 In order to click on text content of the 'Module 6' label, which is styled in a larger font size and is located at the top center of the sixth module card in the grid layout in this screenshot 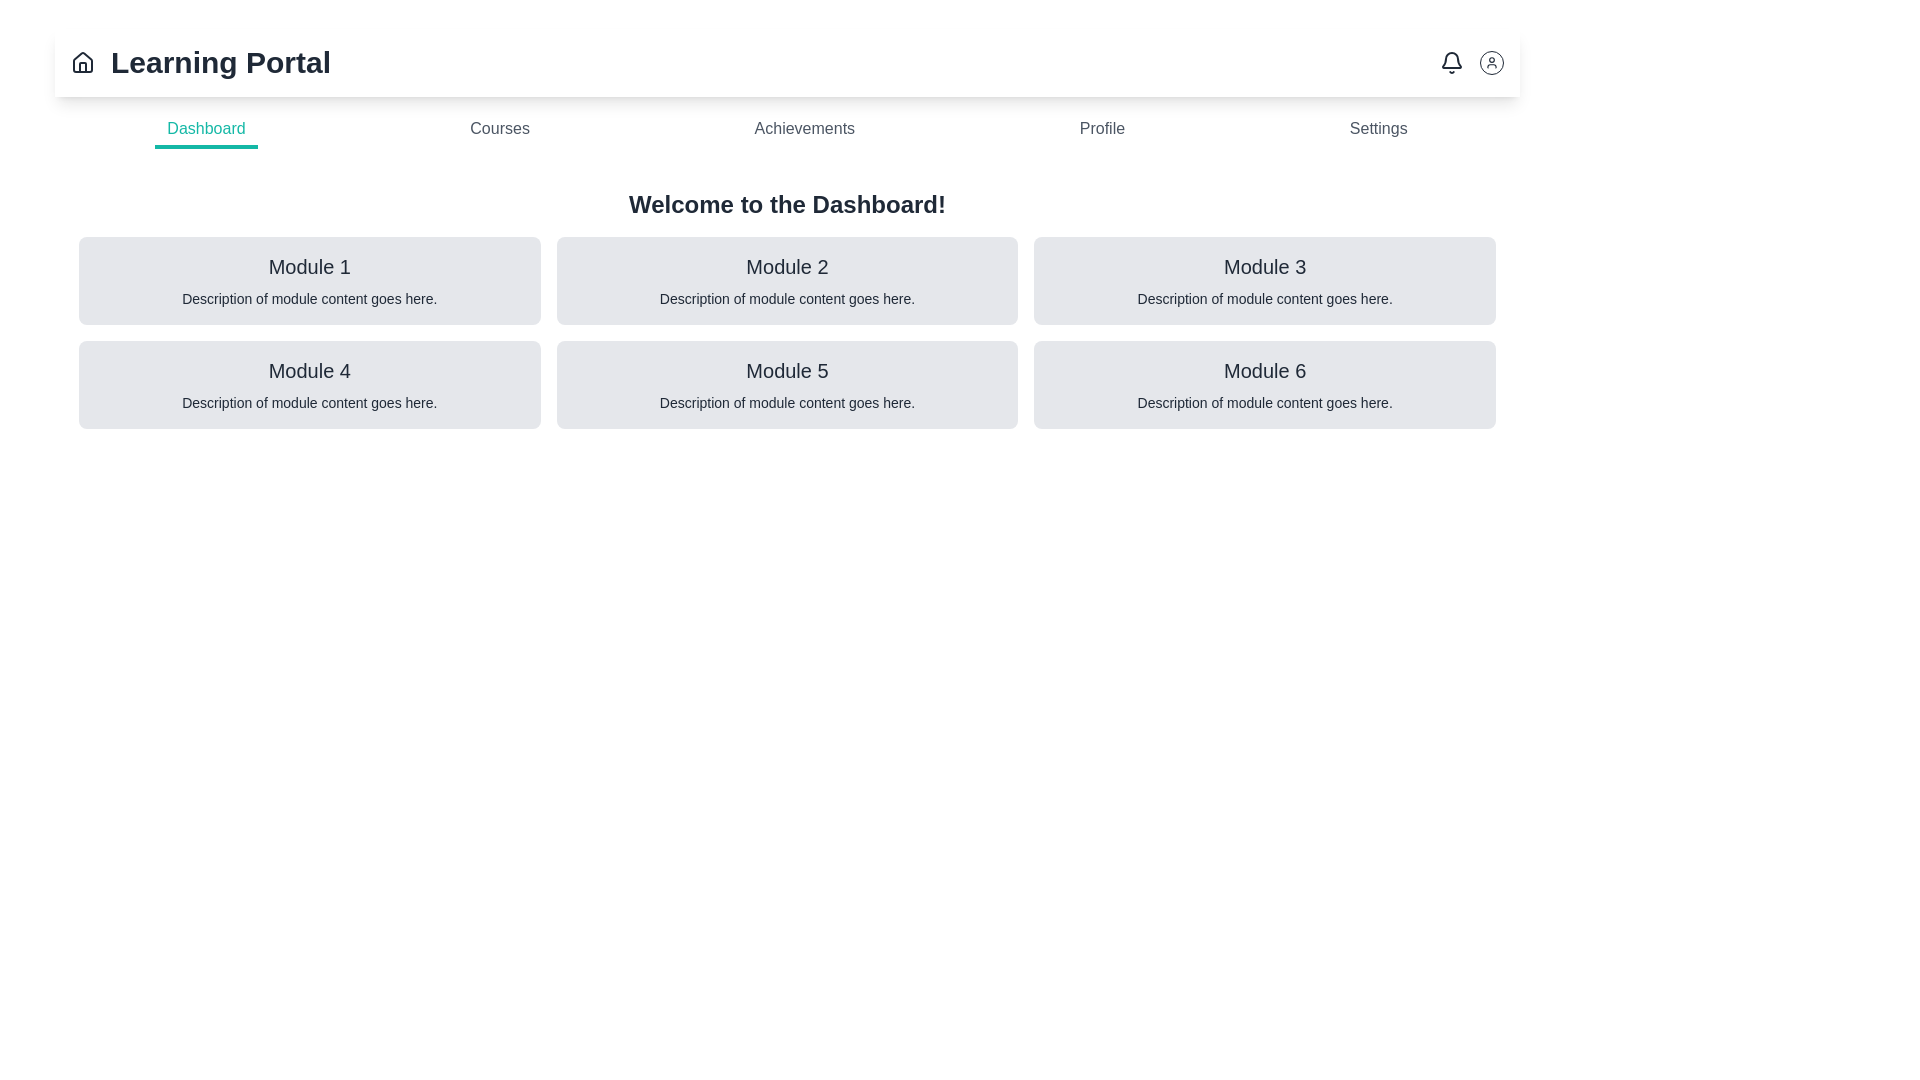, I will do `click(1264, 370)`.